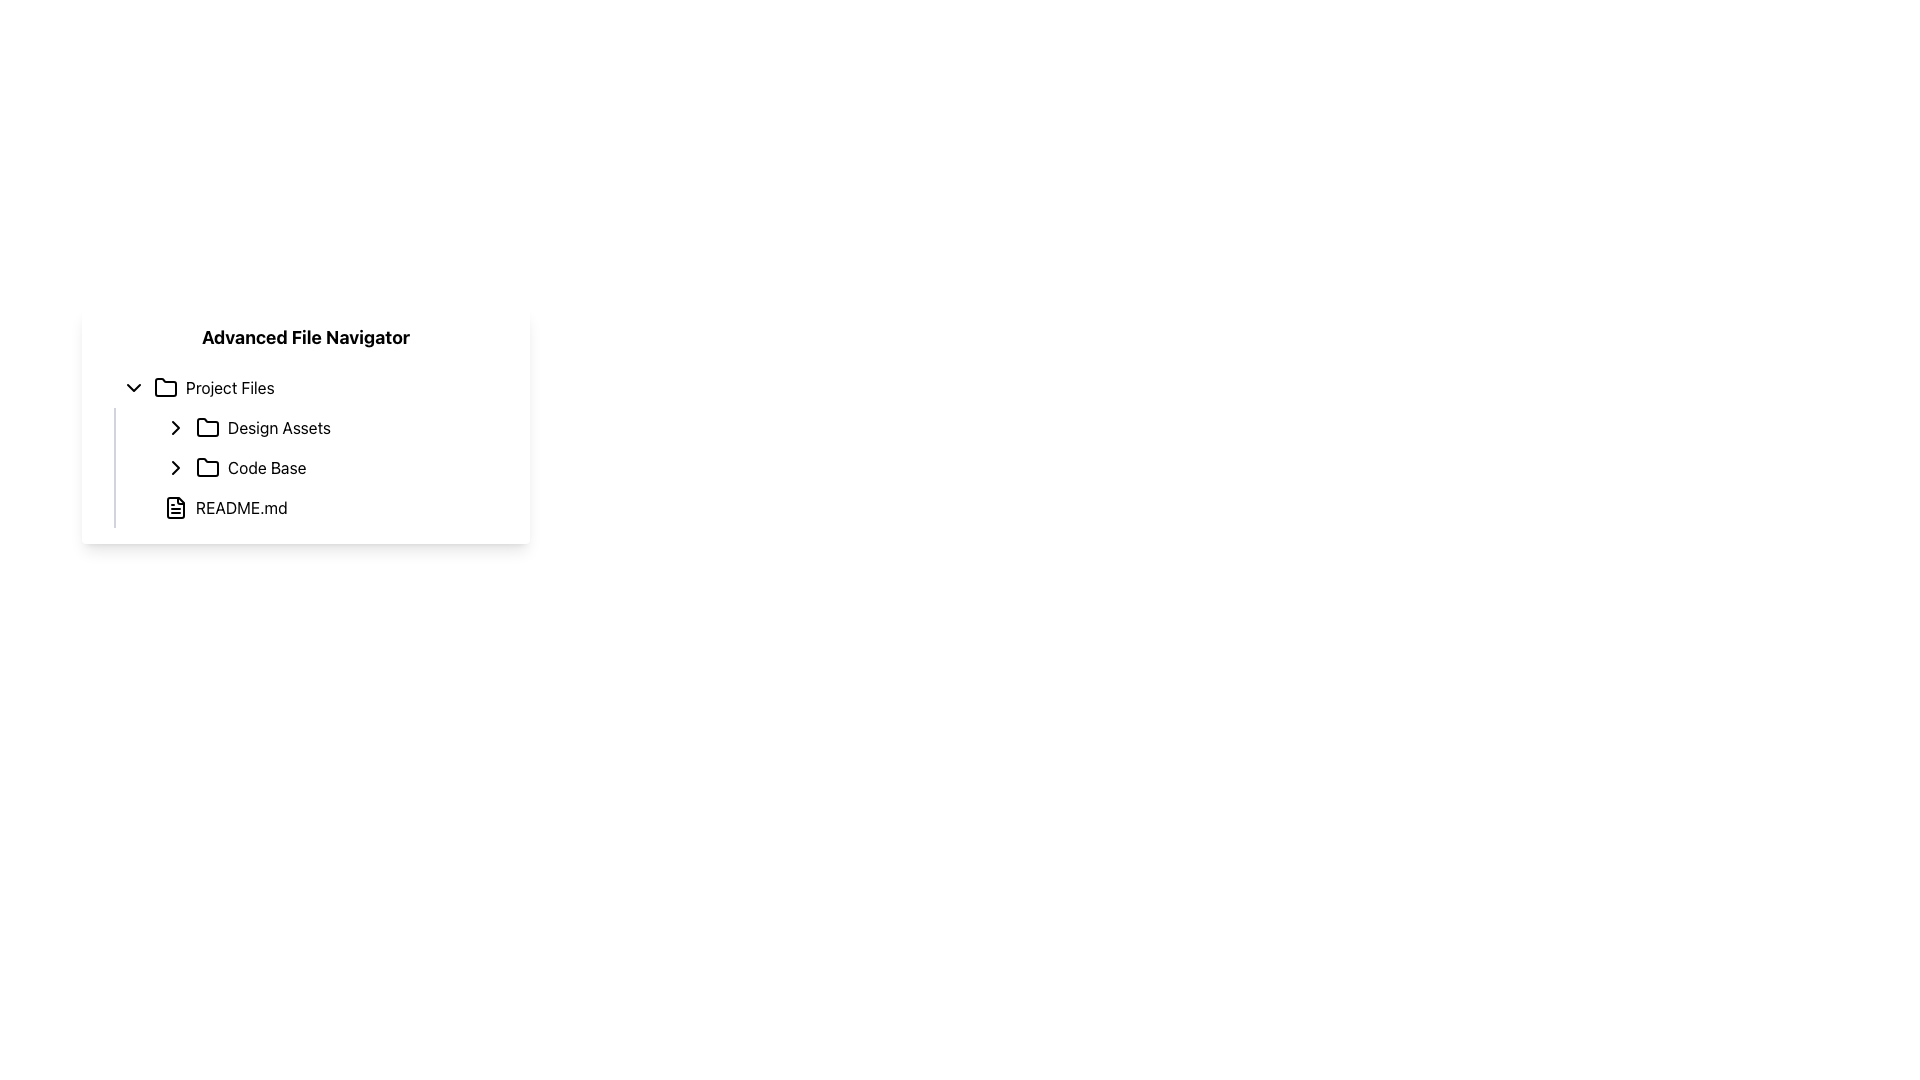  Describe the element at coordinates (166, 388) in the screenshot. I see `the SVG folder icon located to the immediate left of the 'Project Files' text in the file navigation section` at that location.